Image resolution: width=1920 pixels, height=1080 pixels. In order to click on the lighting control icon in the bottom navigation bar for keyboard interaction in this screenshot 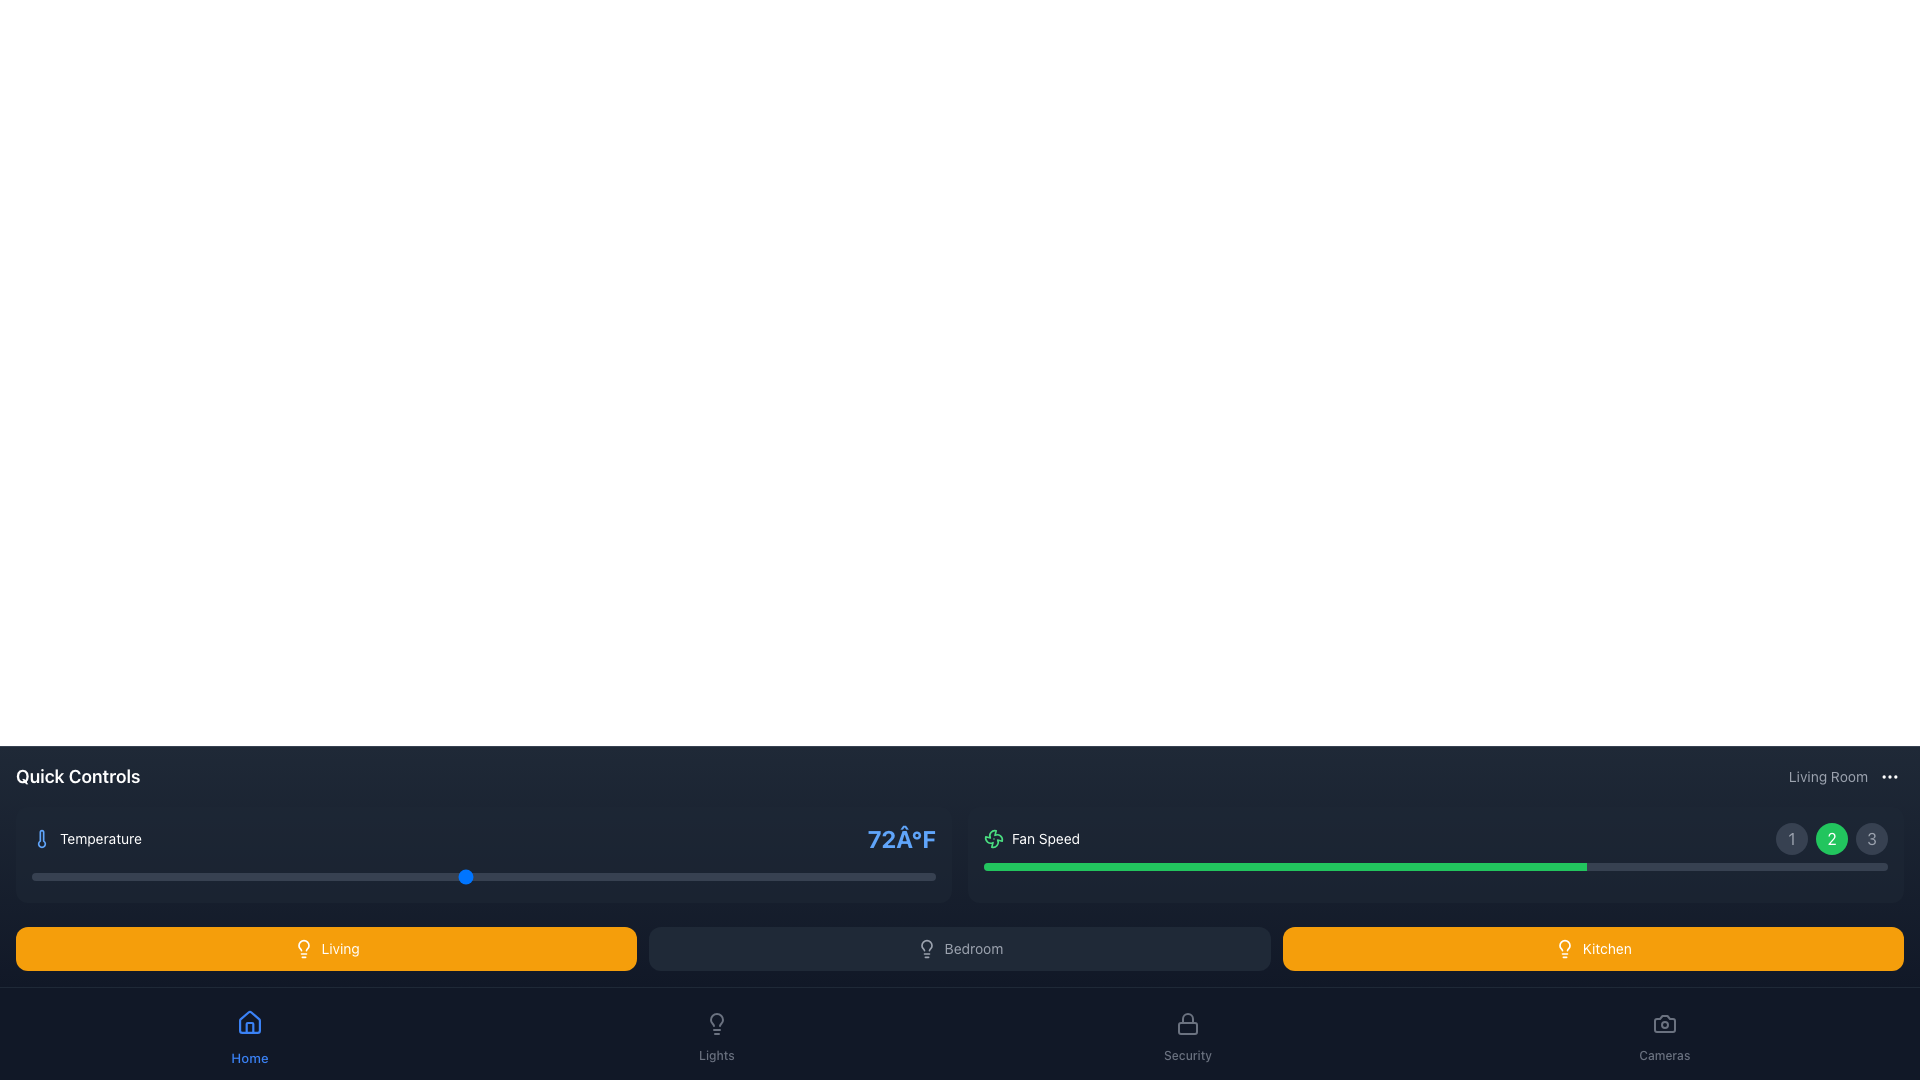, I will do `click(716, 1019)`.